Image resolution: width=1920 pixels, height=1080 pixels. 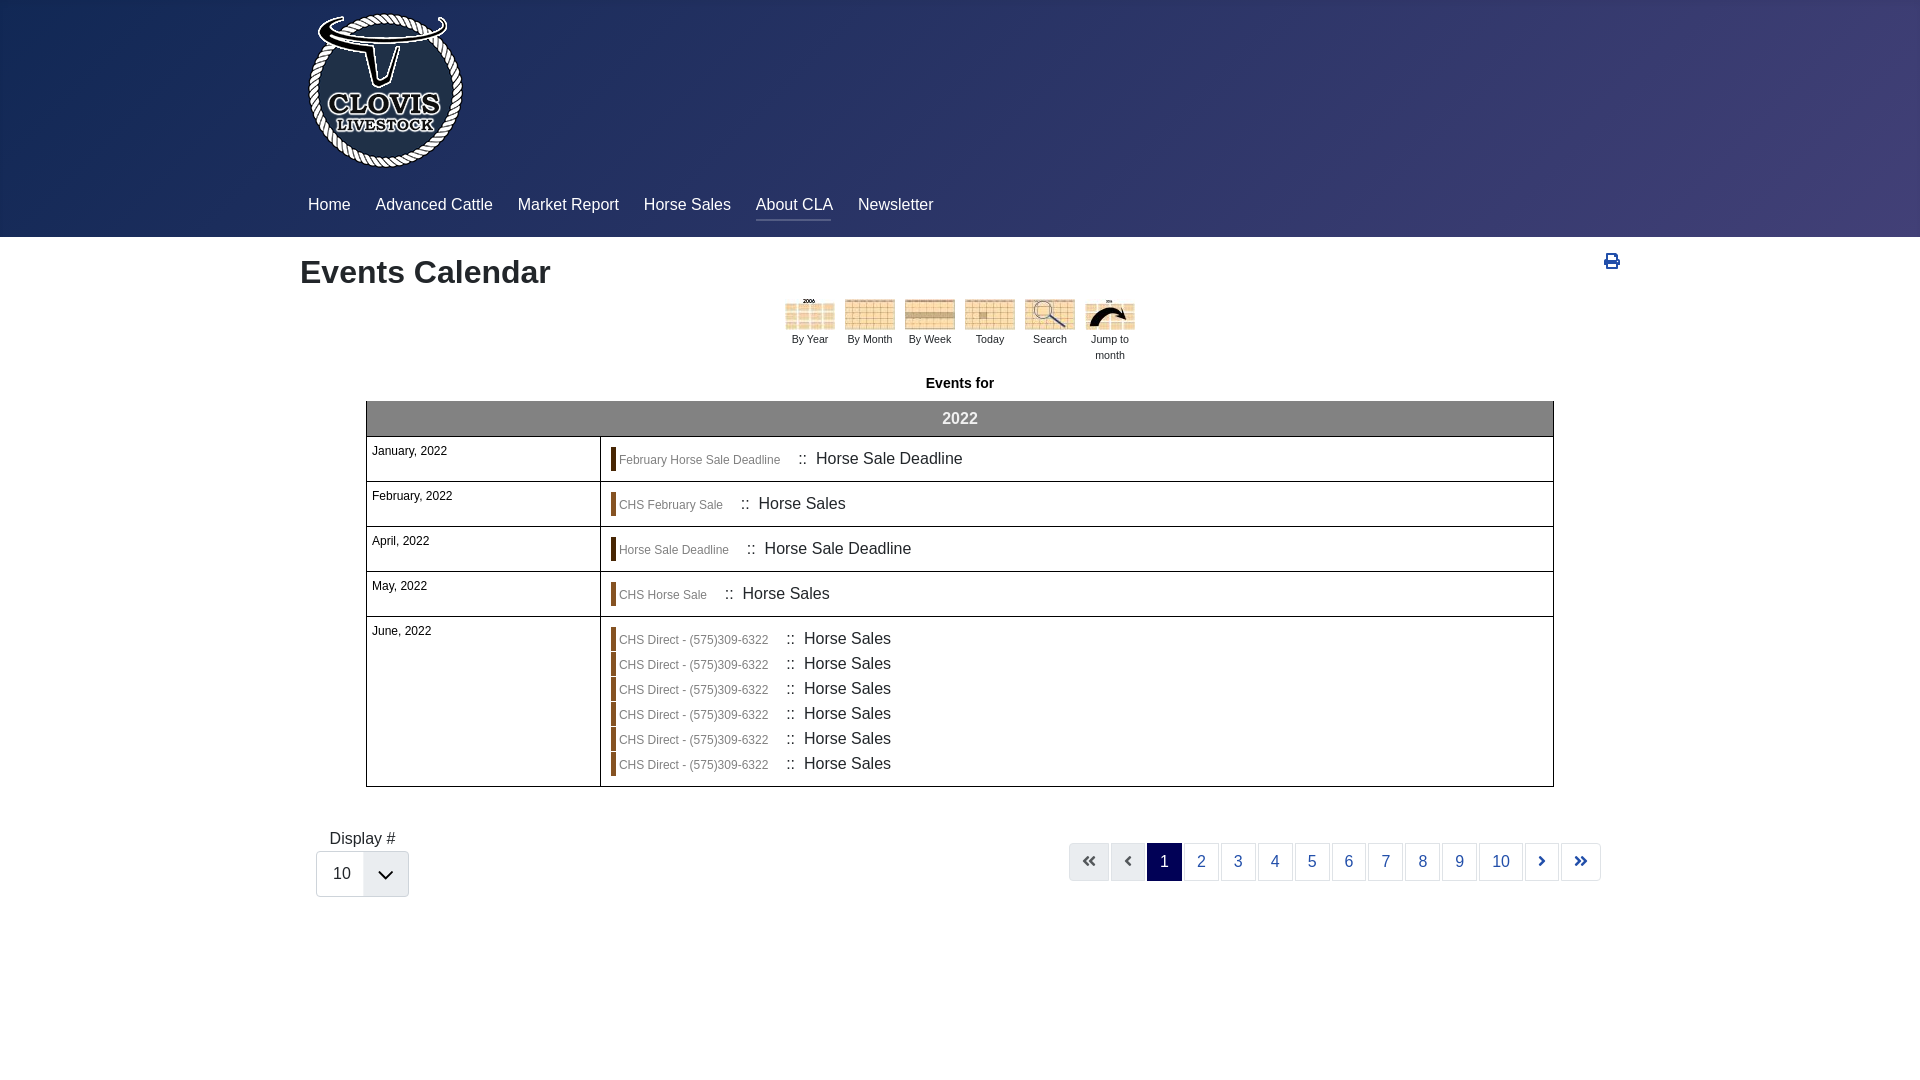 What do you see at coordinates (1200, 860) in the screenshot?
I see `'2'` at bounding box center [1200, 860].